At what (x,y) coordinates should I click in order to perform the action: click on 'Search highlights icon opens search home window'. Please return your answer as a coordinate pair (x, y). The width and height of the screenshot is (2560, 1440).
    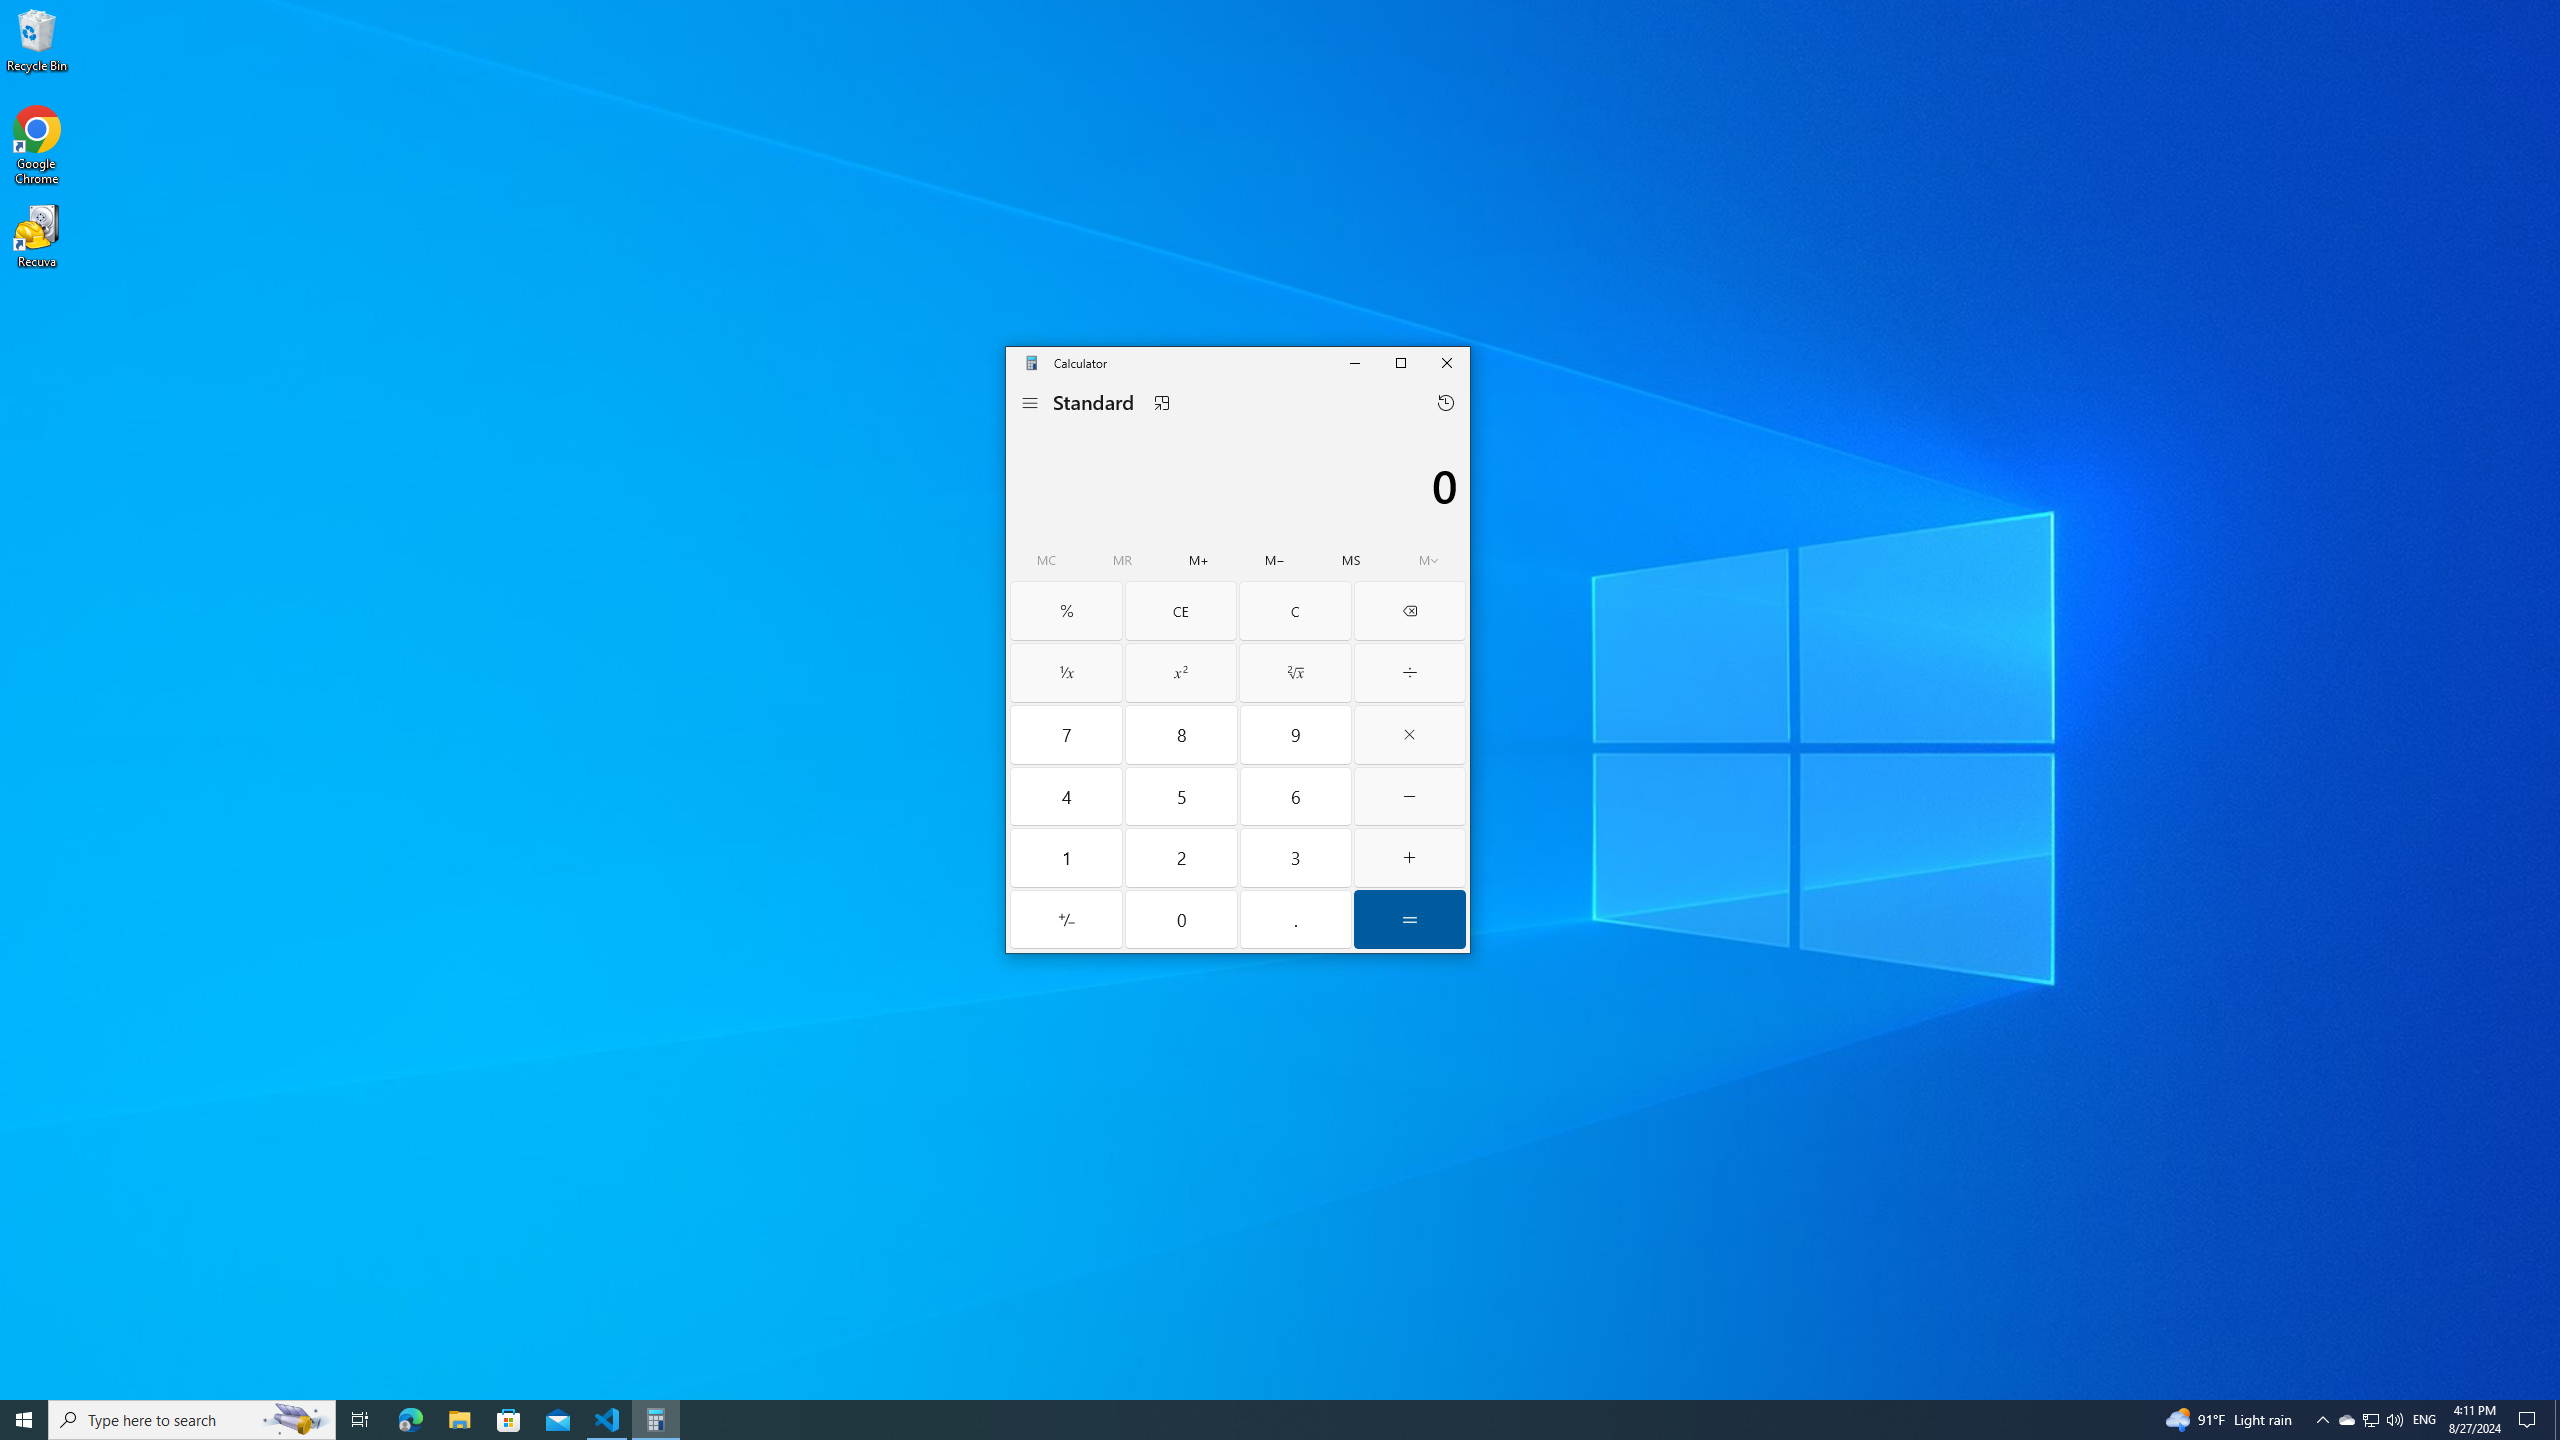
    Looking at the image, I should click on (294, 1418).